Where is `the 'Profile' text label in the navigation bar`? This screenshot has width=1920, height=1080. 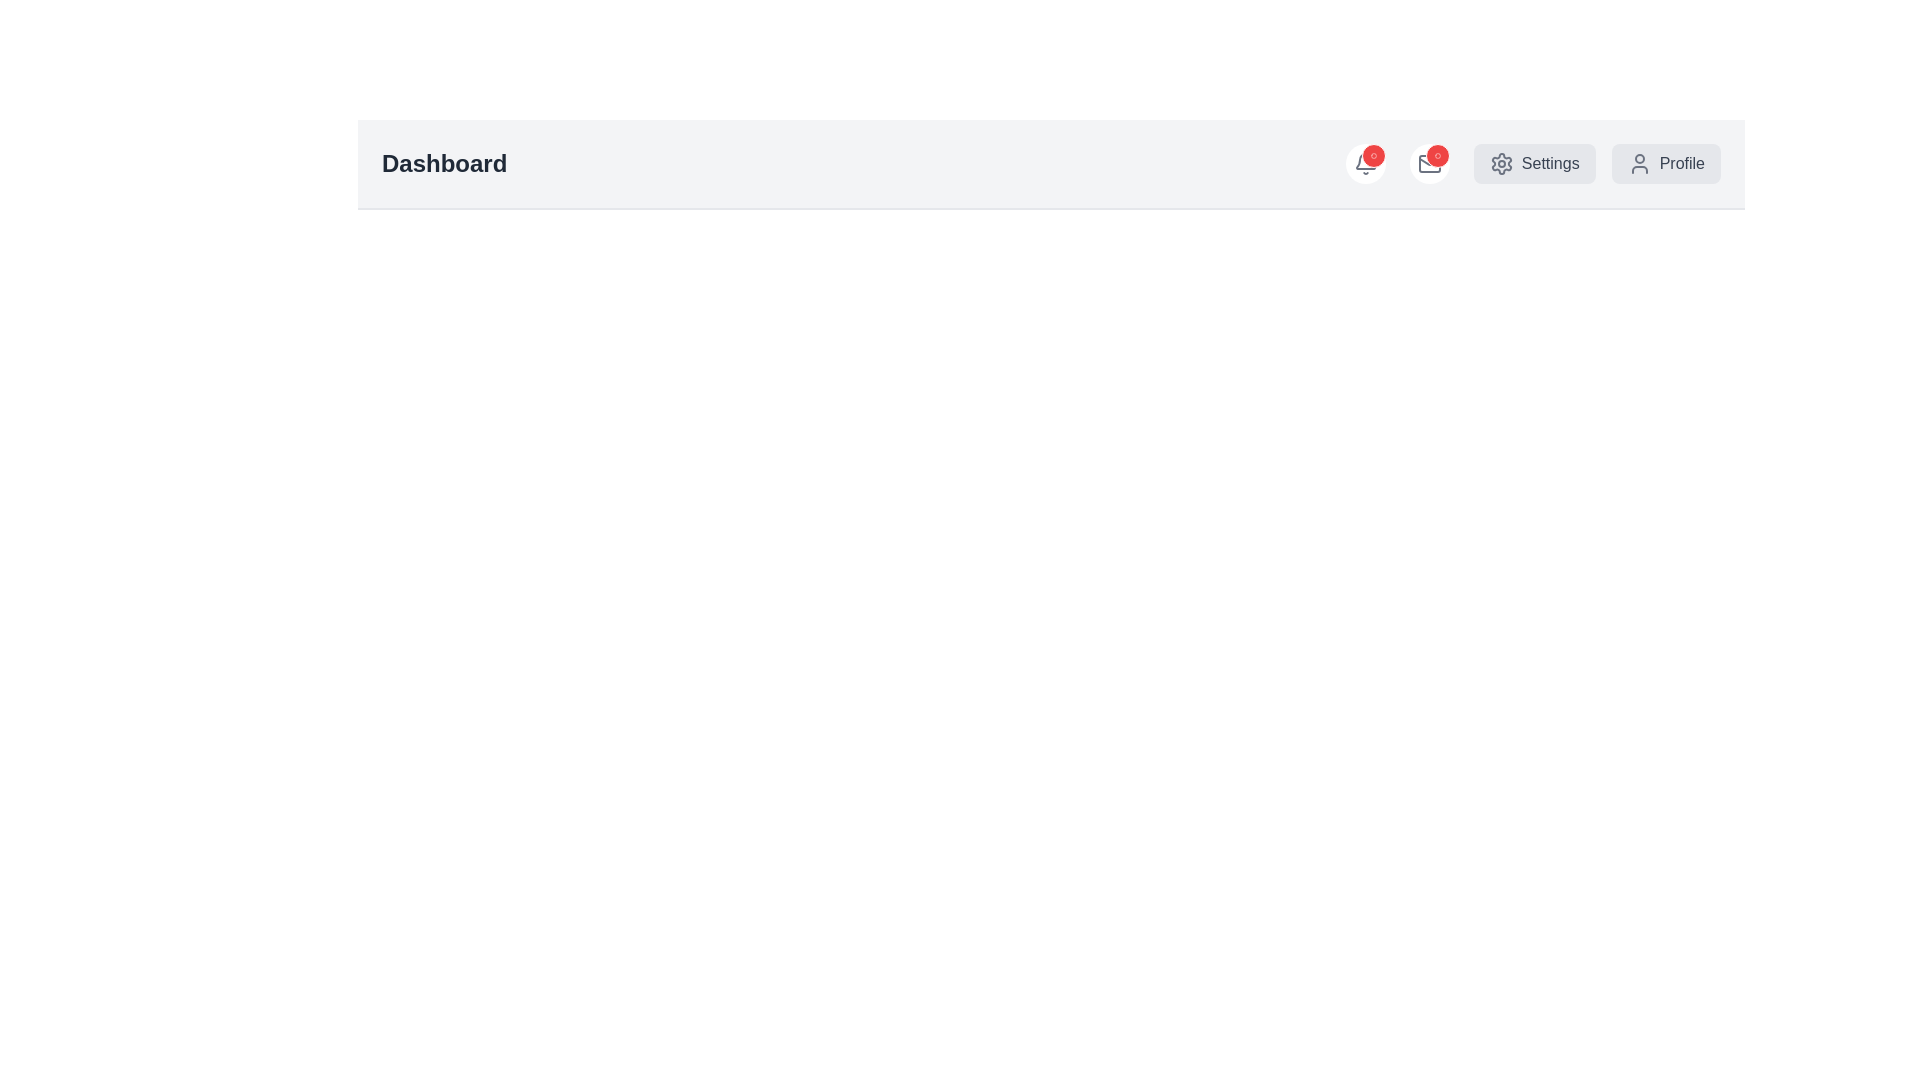 the 'Profile' text label in the navigation bar is located at coordinates (1681, 163).